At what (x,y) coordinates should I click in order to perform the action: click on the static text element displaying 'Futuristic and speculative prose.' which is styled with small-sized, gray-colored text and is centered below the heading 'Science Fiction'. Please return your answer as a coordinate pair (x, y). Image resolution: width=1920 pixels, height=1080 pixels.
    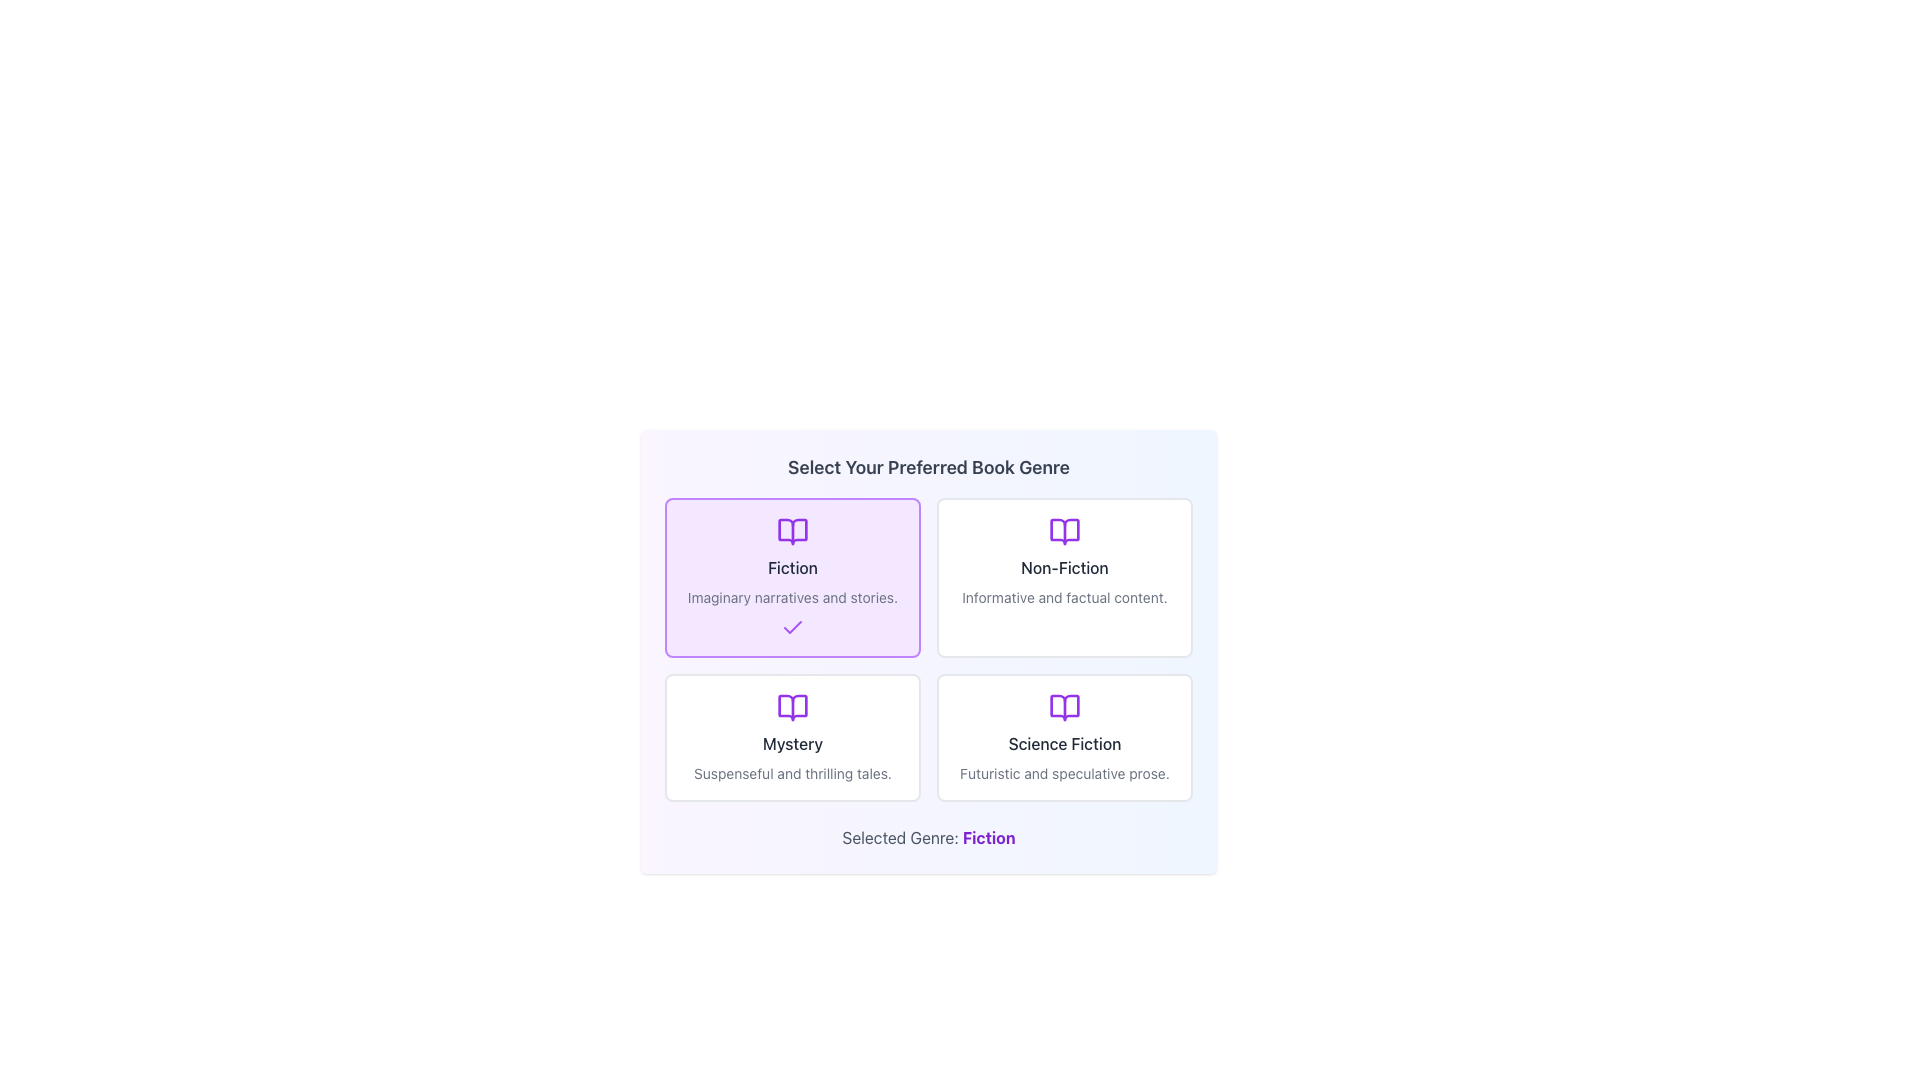
    Looking at the image, I should click on (1064, 773).